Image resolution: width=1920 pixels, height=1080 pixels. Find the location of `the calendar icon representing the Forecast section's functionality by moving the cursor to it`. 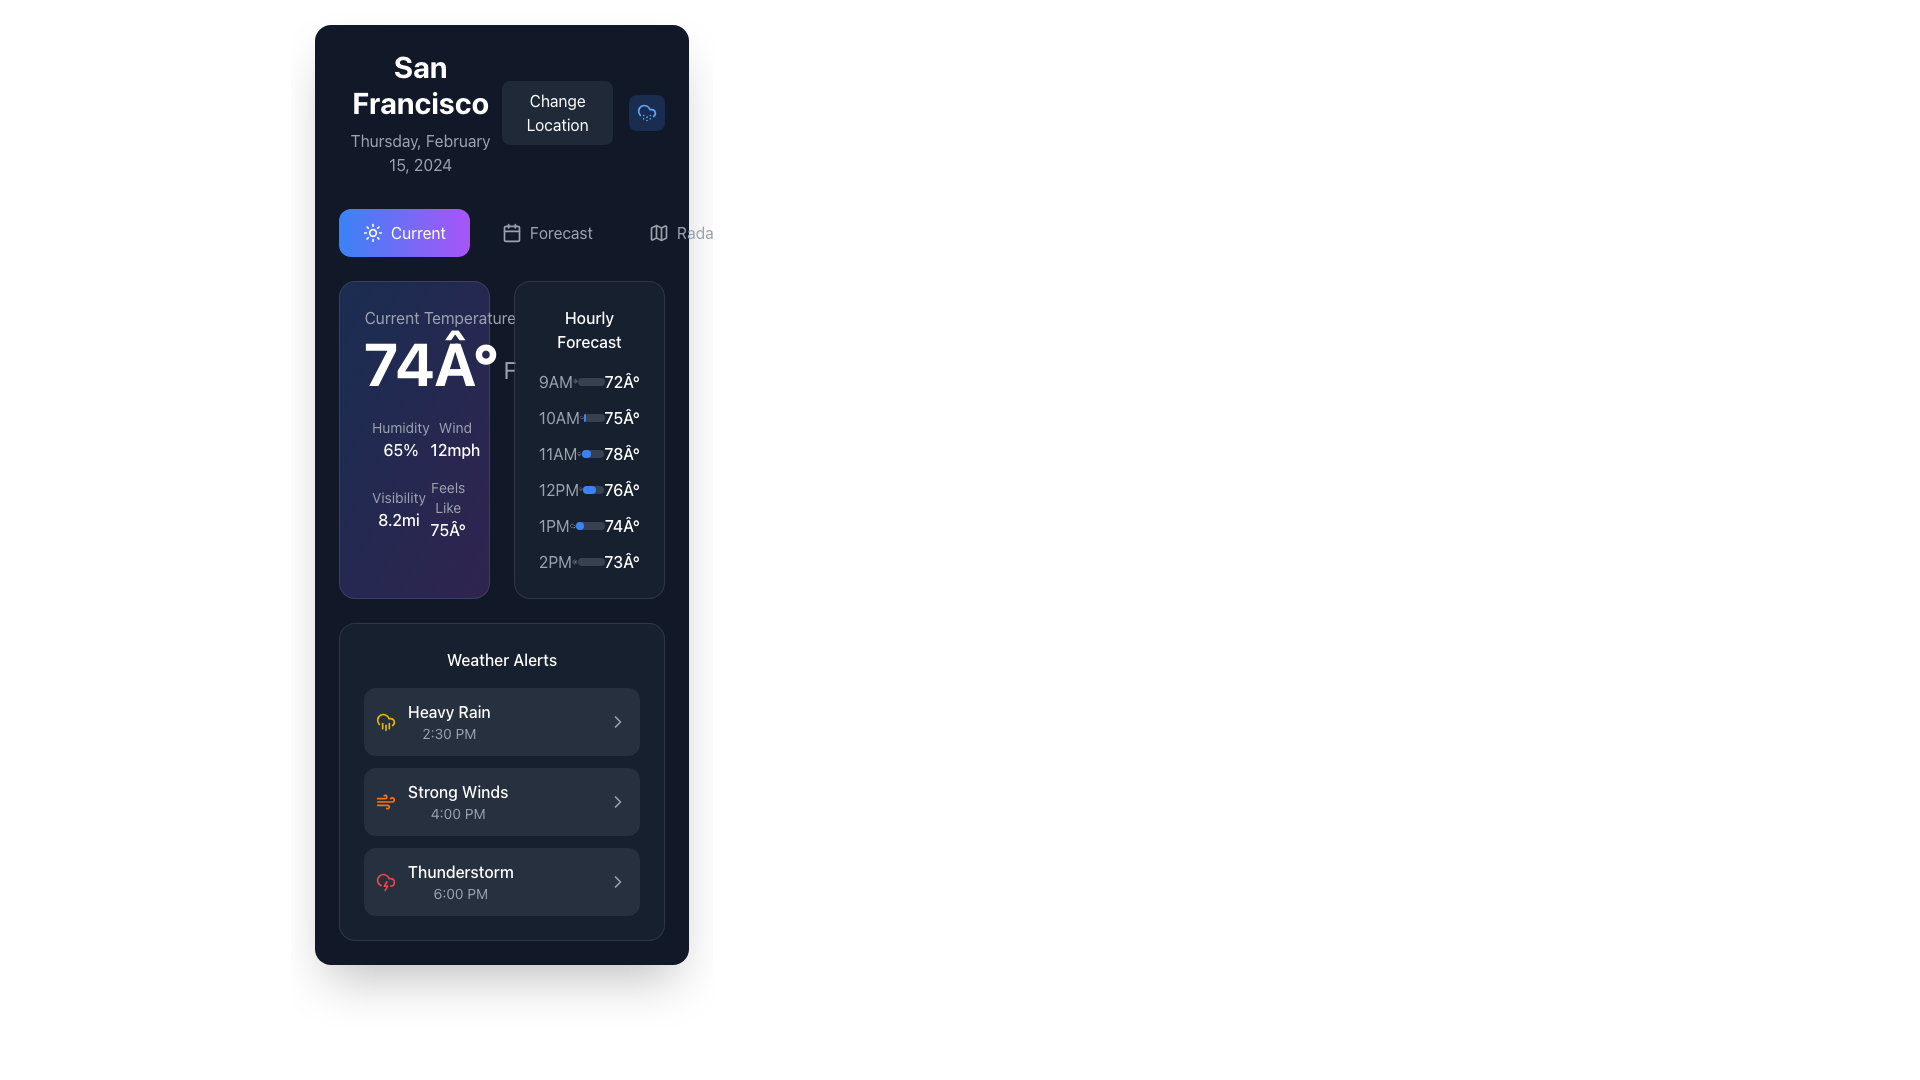

the calendar icon representing the Forecast section's functionality by moving the cursor to it is located at coordinates (512, 231).